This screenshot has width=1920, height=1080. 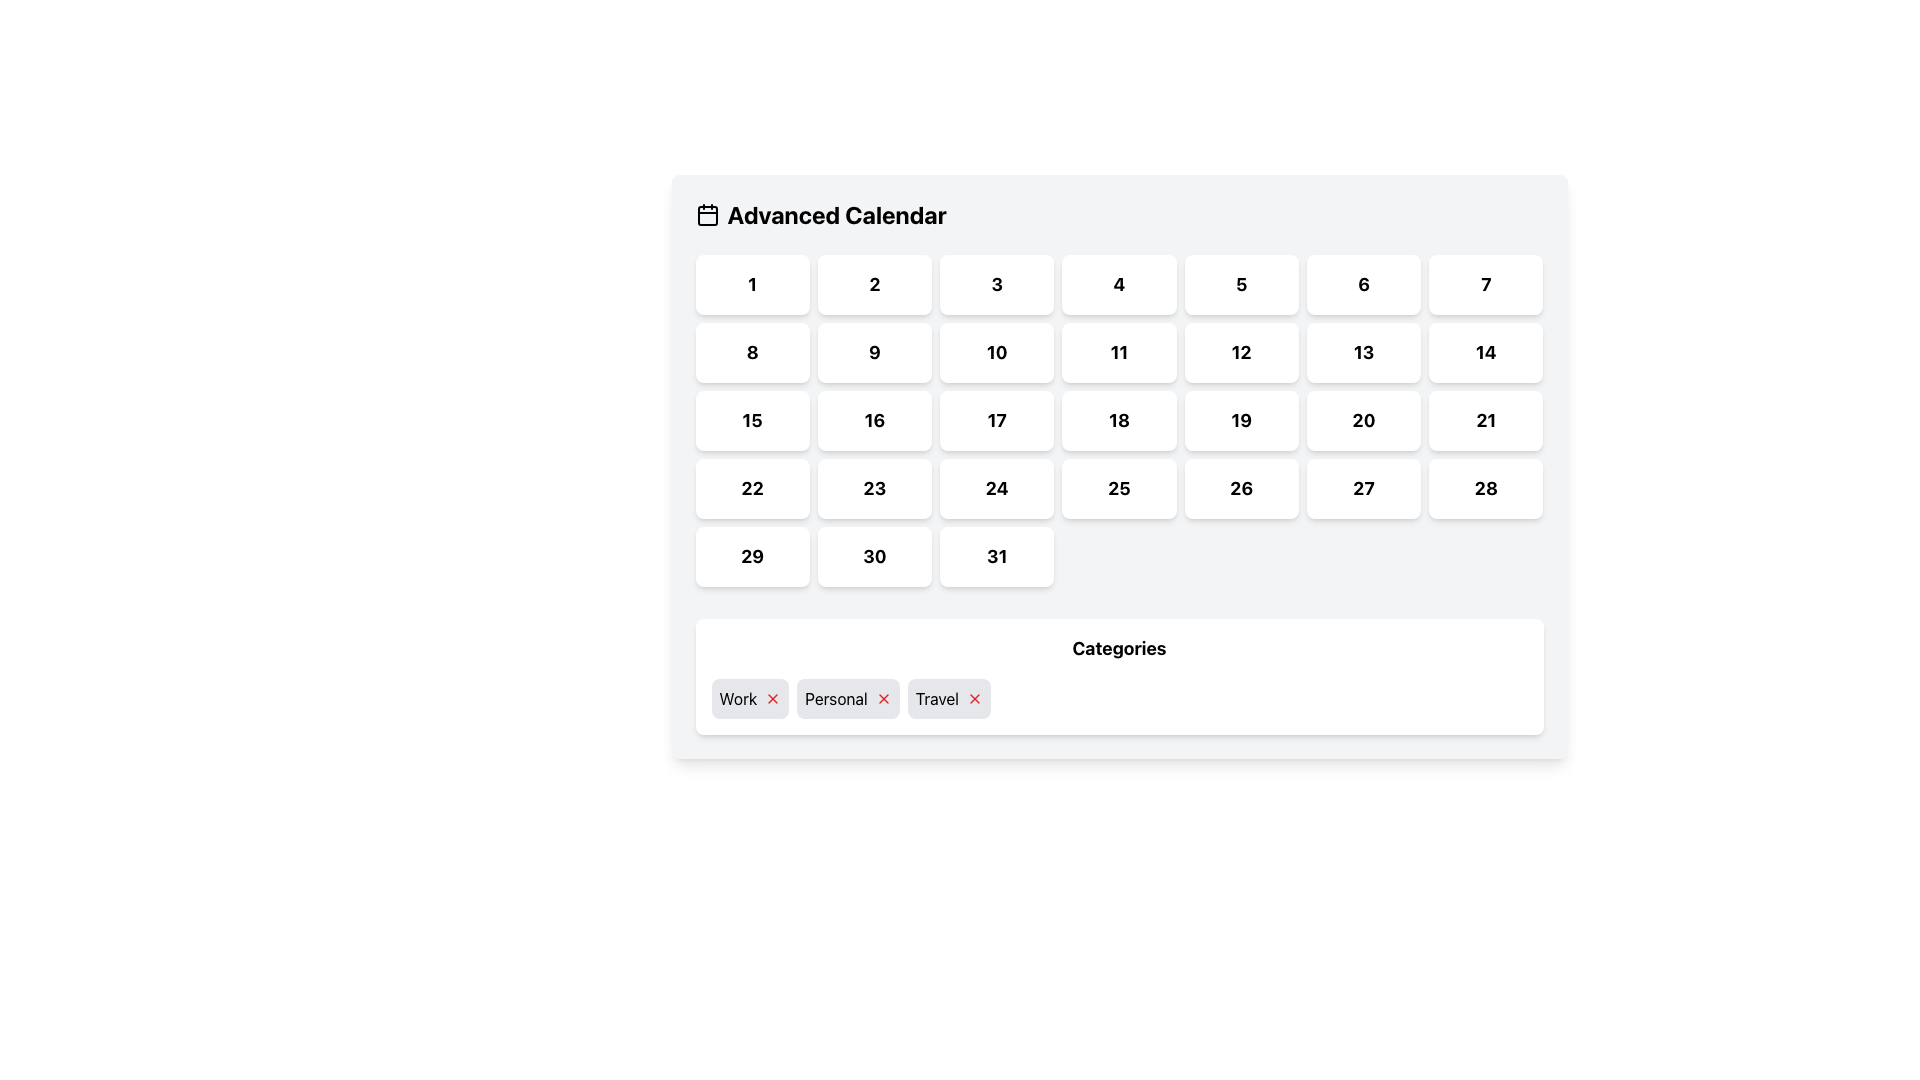 What do you see at coordinates (1118, 419) in the screenshot?
I see `the button representing the eighteenth day in the calendar view` at bounding box center [1118, 419].